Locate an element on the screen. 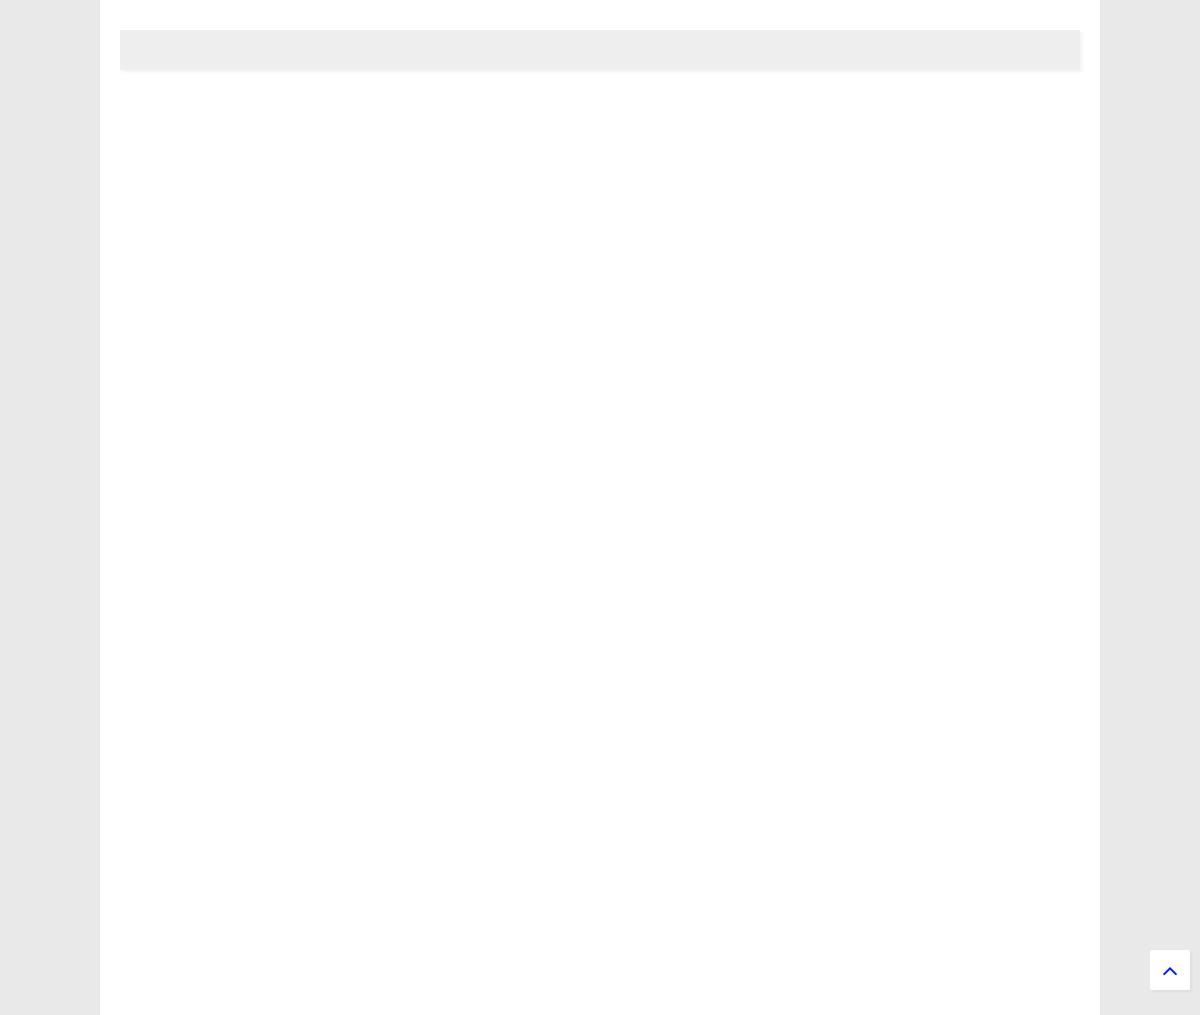  'Abhiraj Singh' is located at coordinates (158, 702).